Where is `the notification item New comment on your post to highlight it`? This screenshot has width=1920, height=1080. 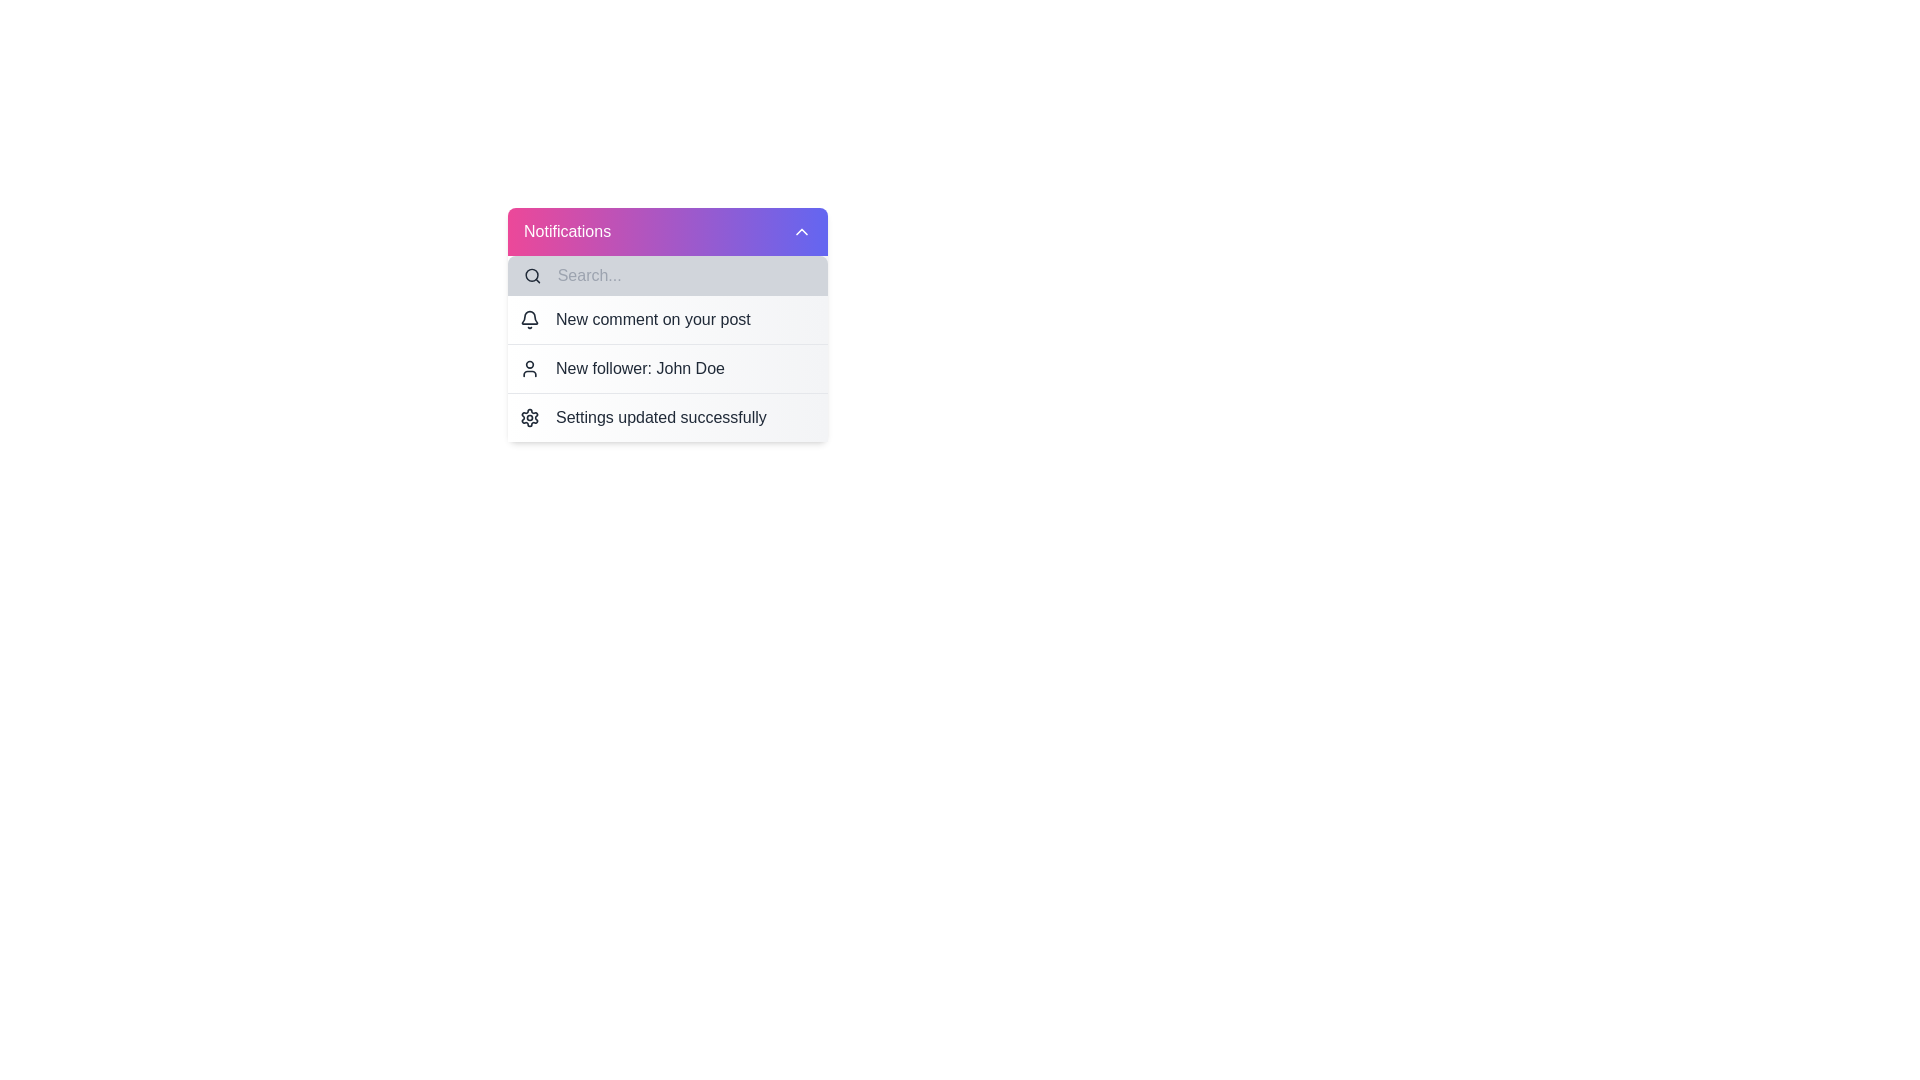
the notification item New comment on your post to highlight it is located at coordinates (667, 319).